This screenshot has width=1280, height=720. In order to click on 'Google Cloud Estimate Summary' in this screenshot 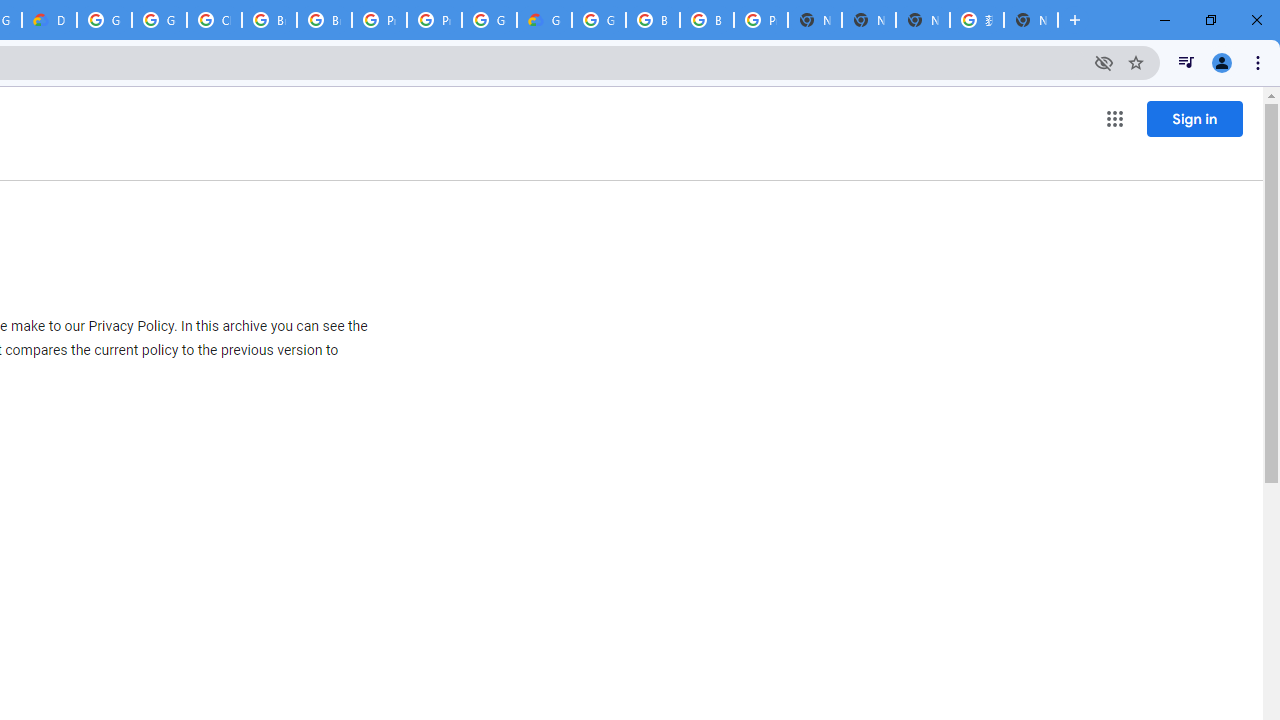, I will do `click(544, 20)`.